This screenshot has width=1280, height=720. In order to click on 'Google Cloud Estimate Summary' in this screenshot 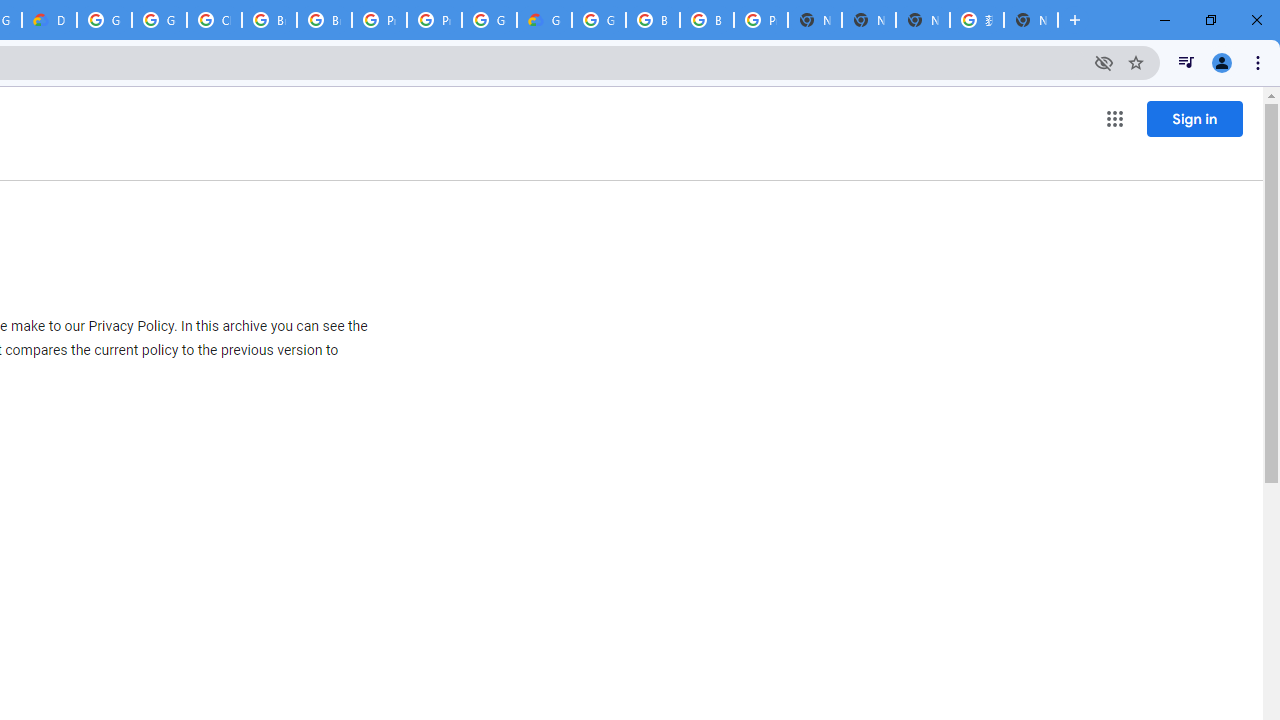, I will do `click(544, 20)`.